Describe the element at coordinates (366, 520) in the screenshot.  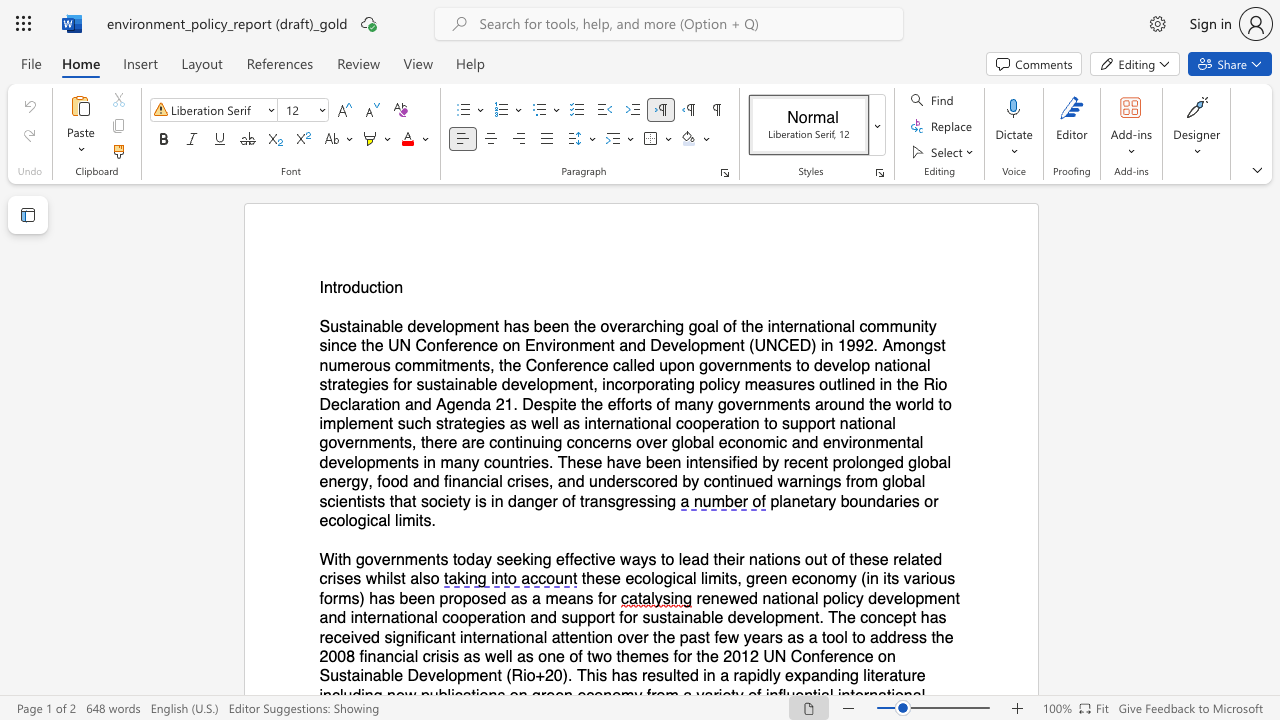
I see `the subset text "ical limi" within the text "planetary boundaries or ecological limits."` at that location.